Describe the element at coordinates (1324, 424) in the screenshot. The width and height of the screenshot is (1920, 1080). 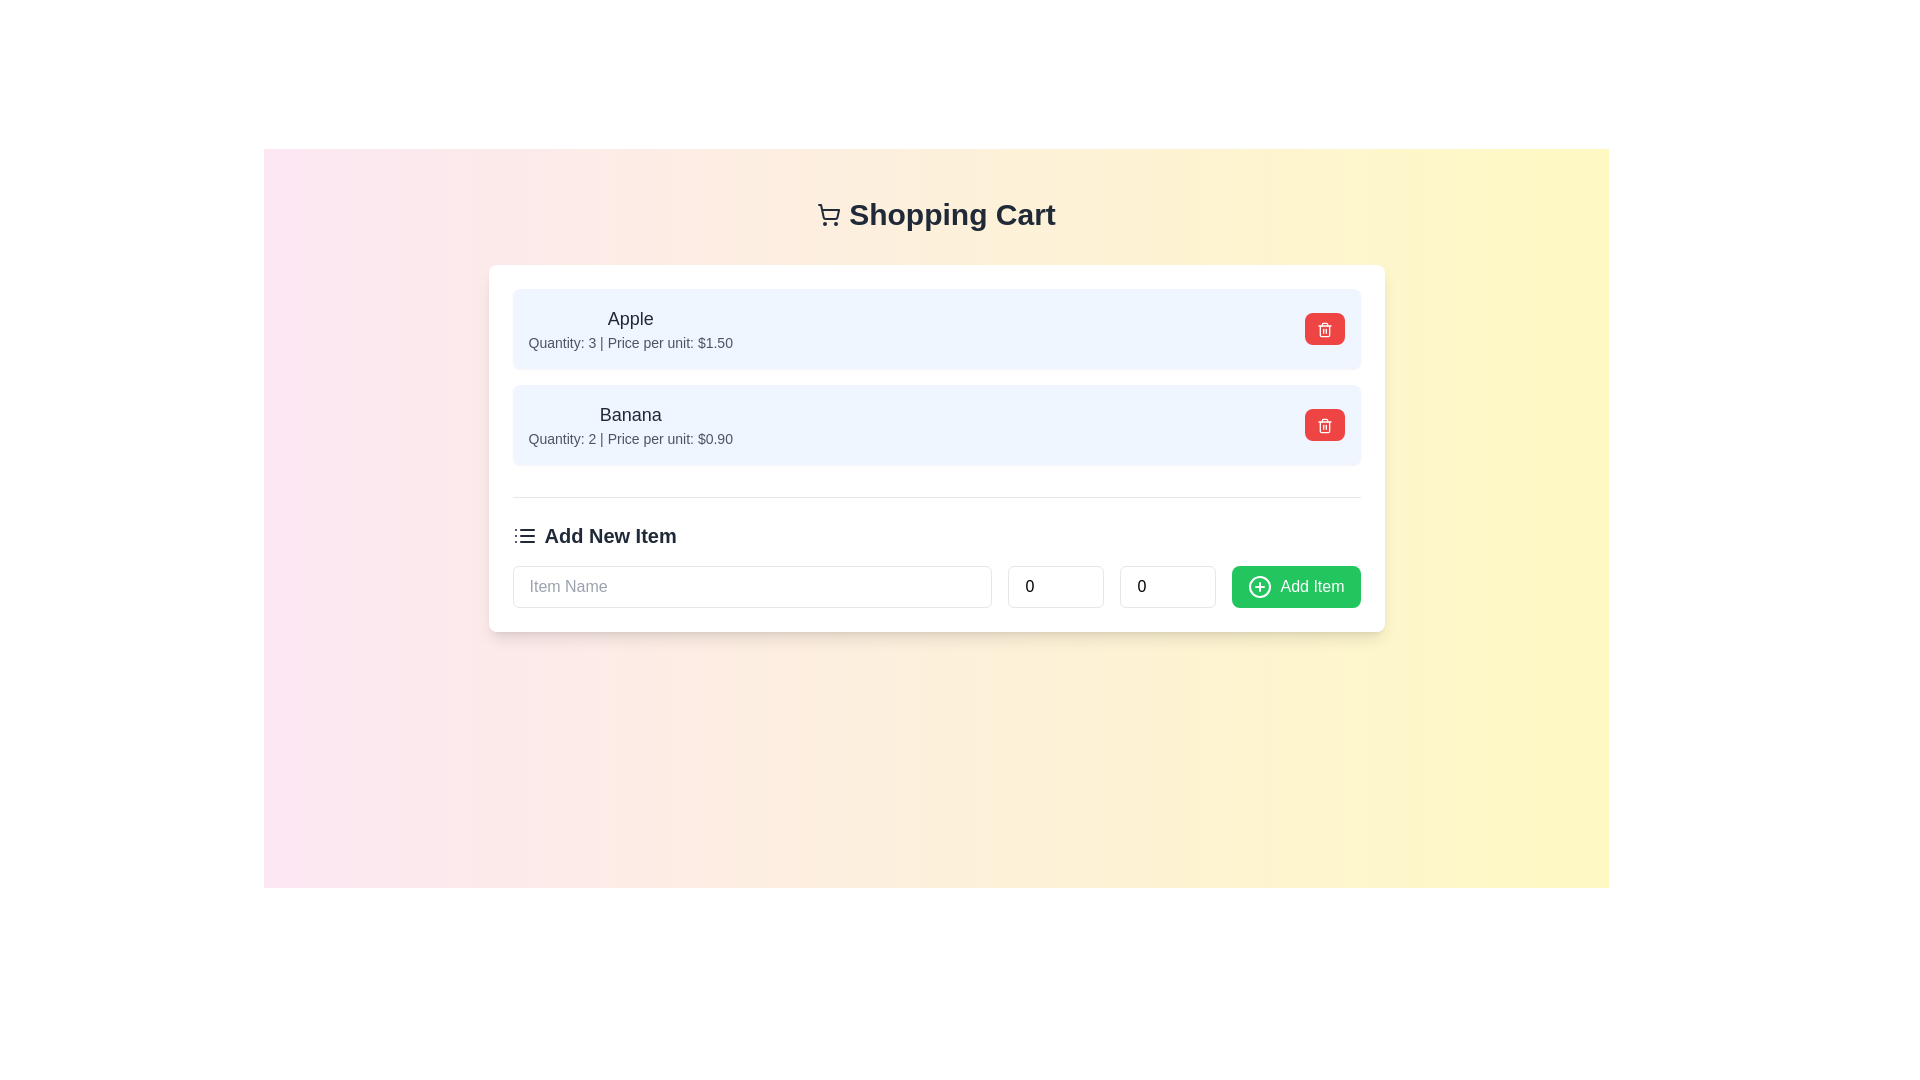
I see `the second red trash can icon in the list` at that location.